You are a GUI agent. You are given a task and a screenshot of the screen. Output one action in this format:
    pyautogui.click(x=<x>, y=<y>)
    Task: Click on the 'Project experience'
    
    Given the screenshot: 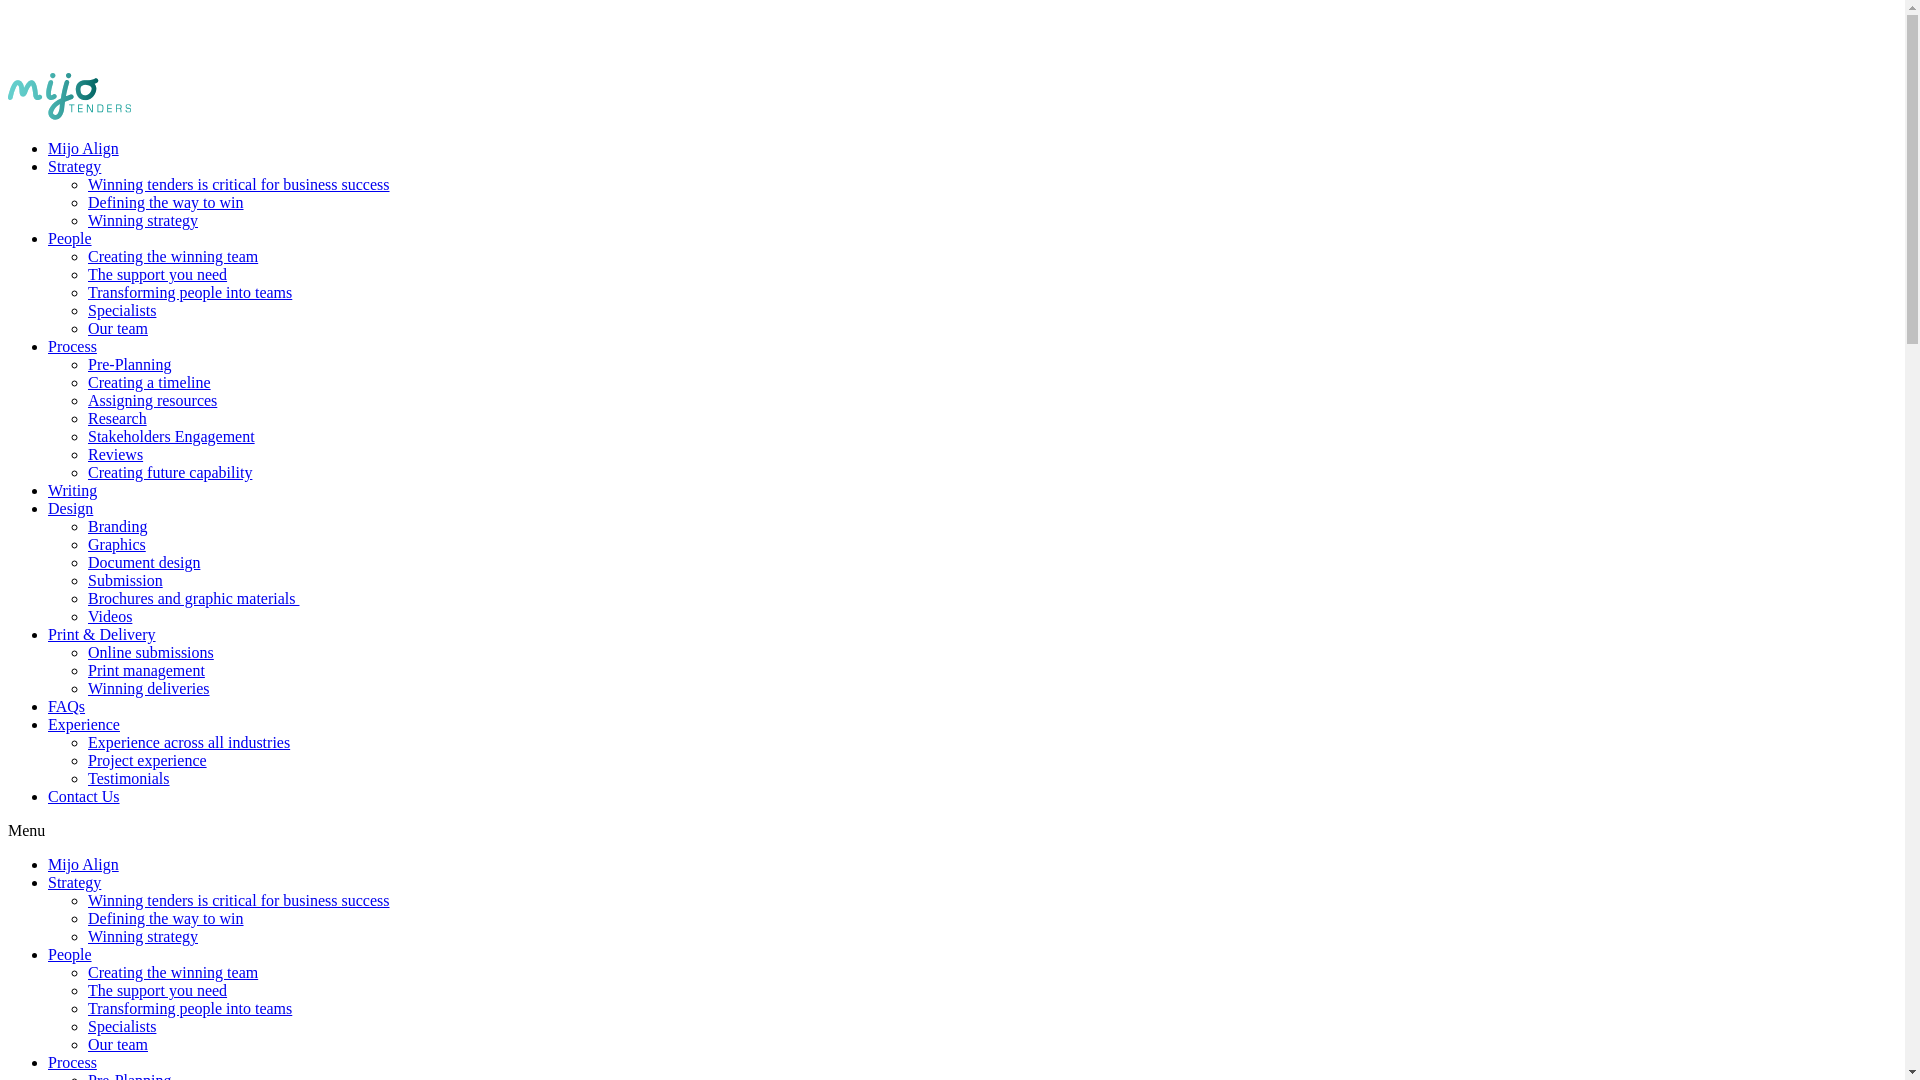 What is the action you would take?
    pyautogui.click(x=146, y=760)
    